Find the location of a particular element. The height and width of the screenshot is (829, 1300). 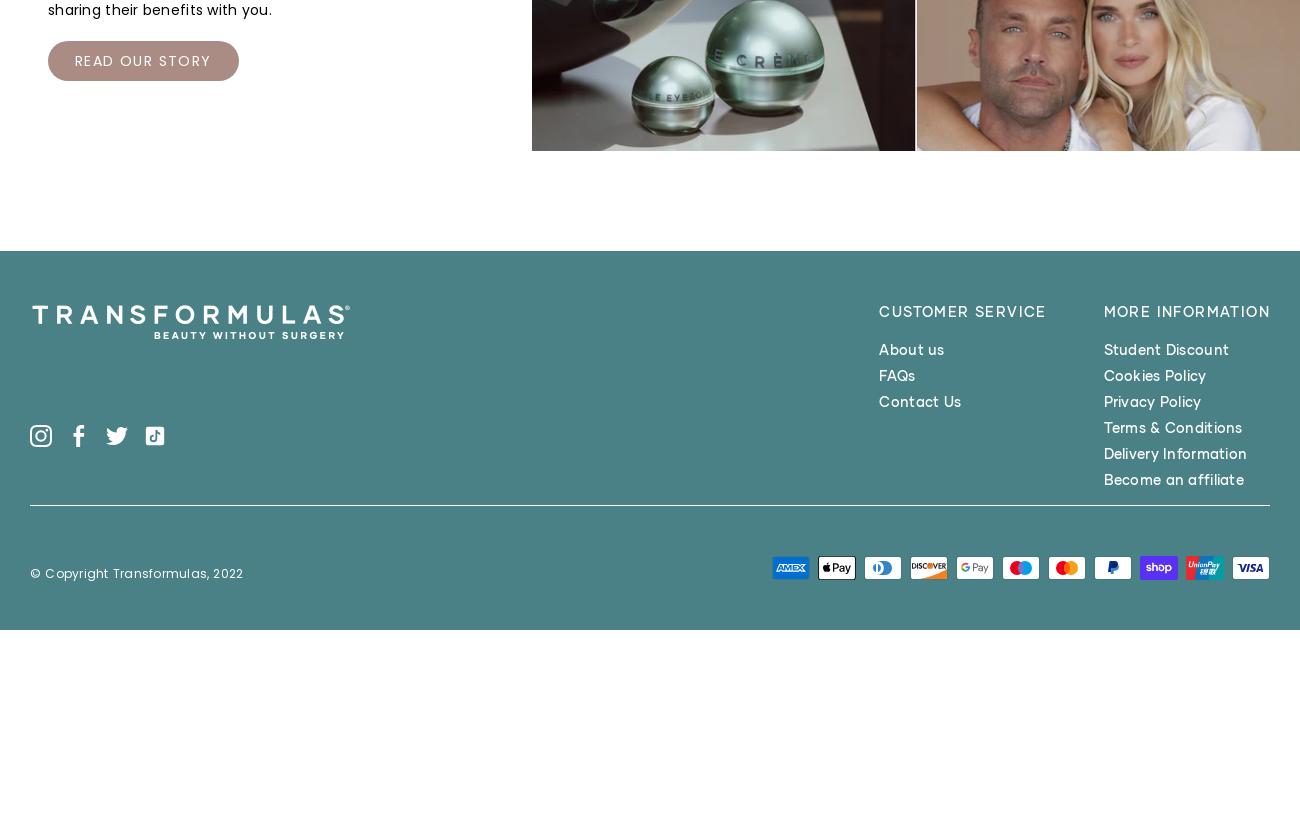

'Contact Us' is located at coordinates (919, 400).